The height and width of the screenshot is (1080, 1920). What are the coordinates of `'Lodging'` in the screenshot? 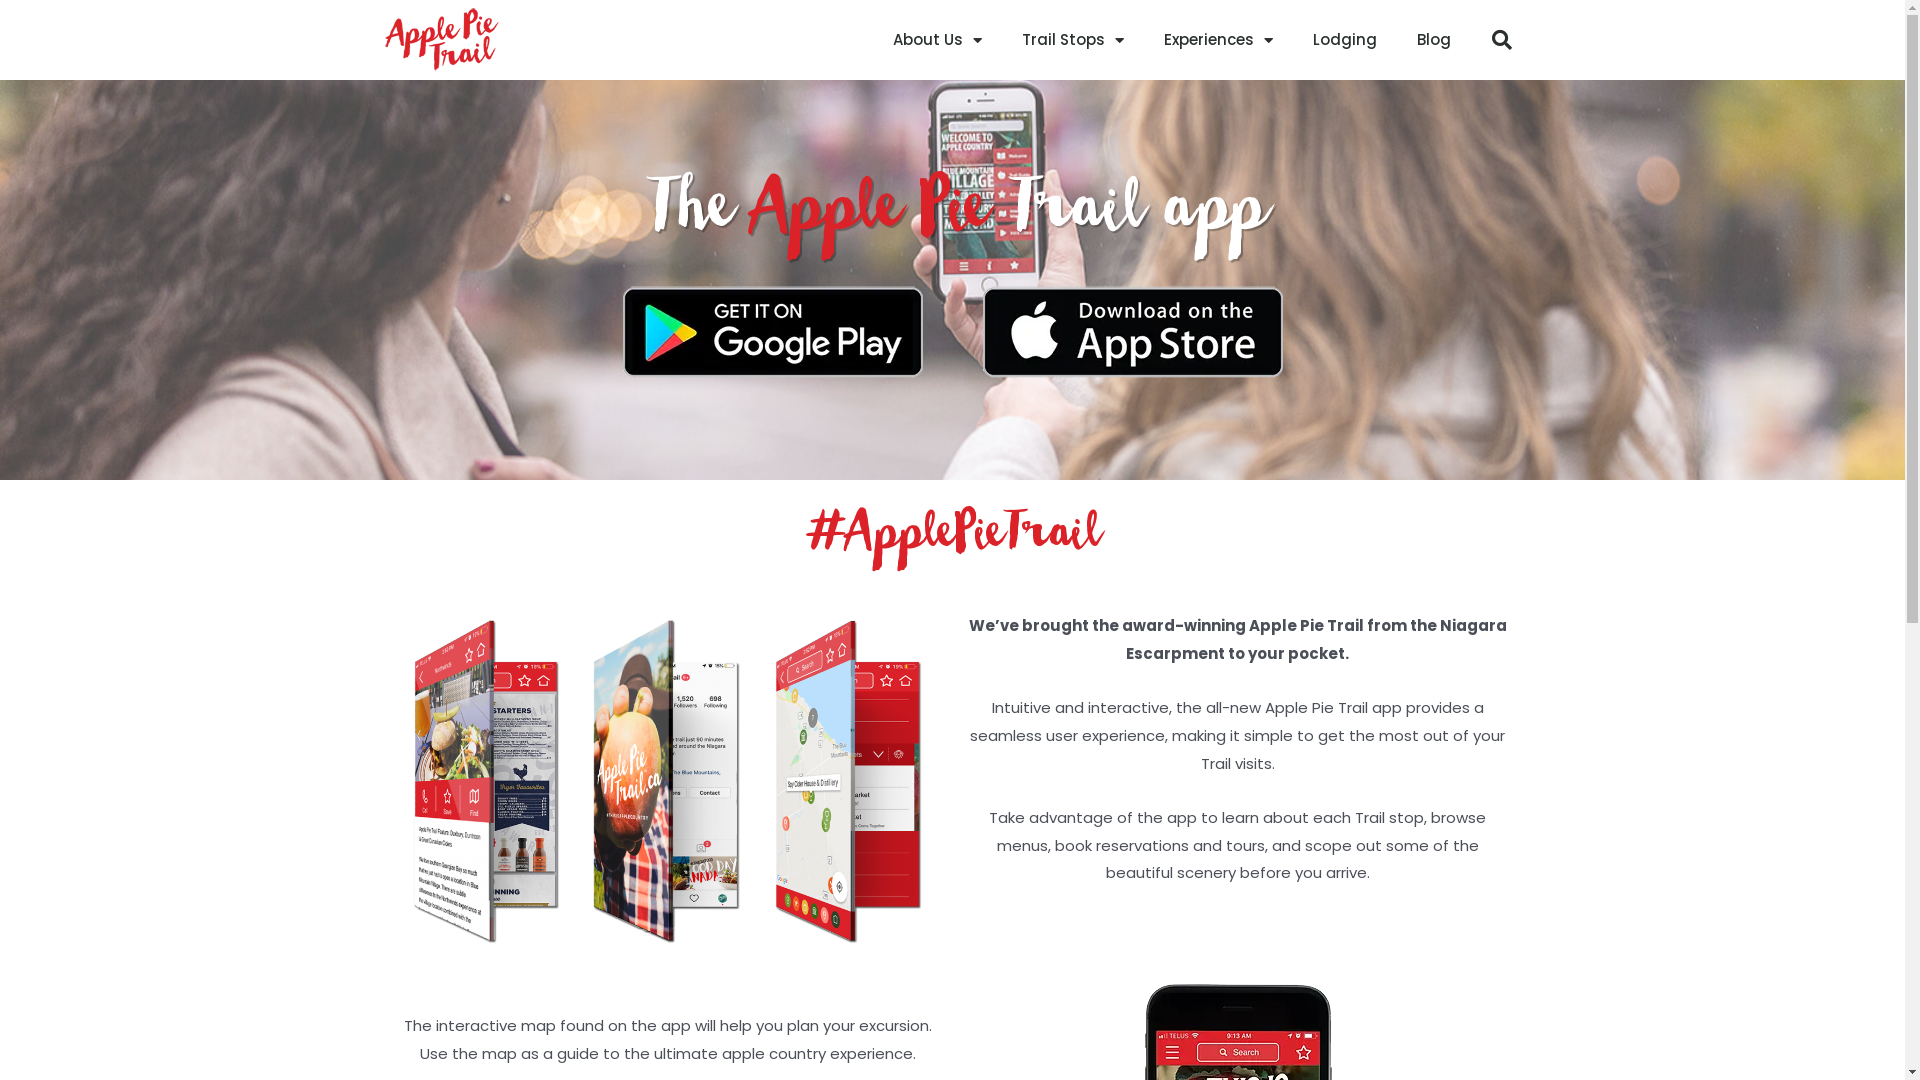 It's located at (1344, 39).